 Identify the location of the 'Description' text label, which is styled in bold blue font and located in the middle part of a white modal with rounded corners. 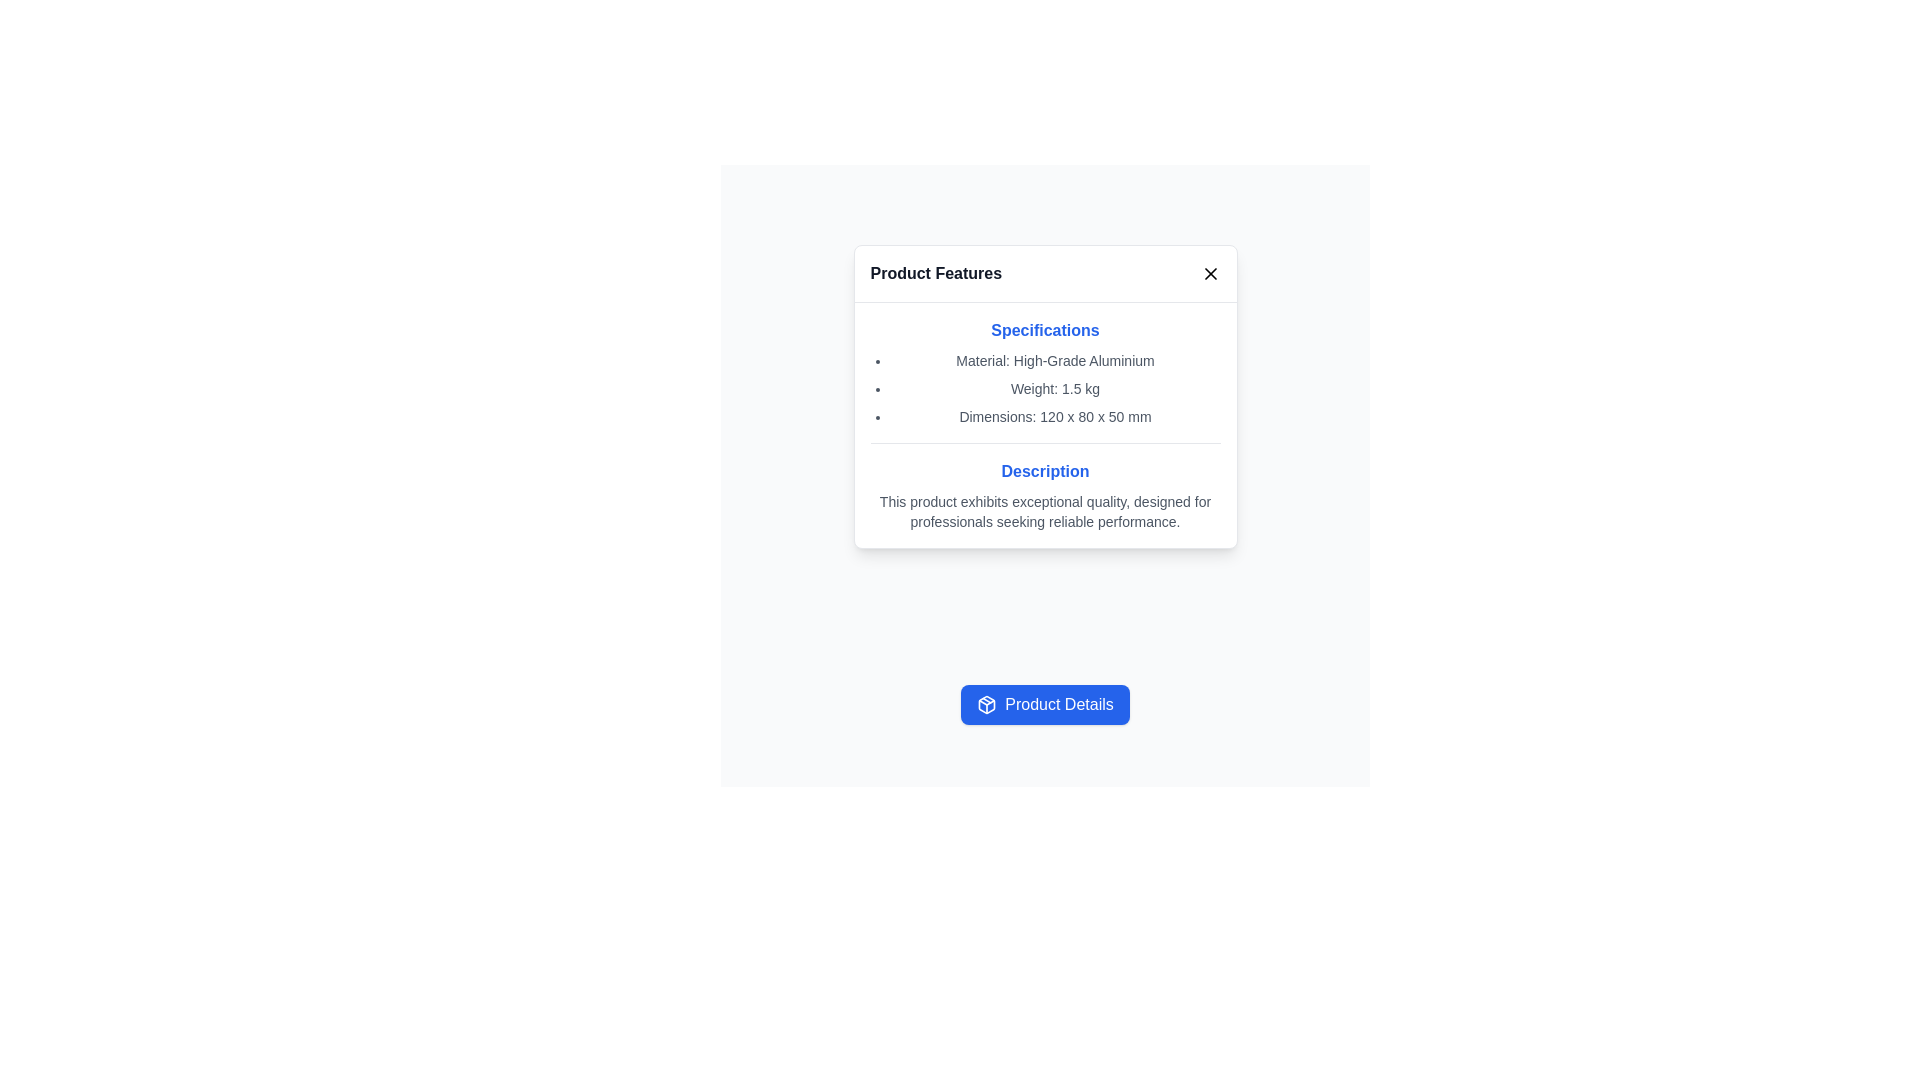
(1044, 471).